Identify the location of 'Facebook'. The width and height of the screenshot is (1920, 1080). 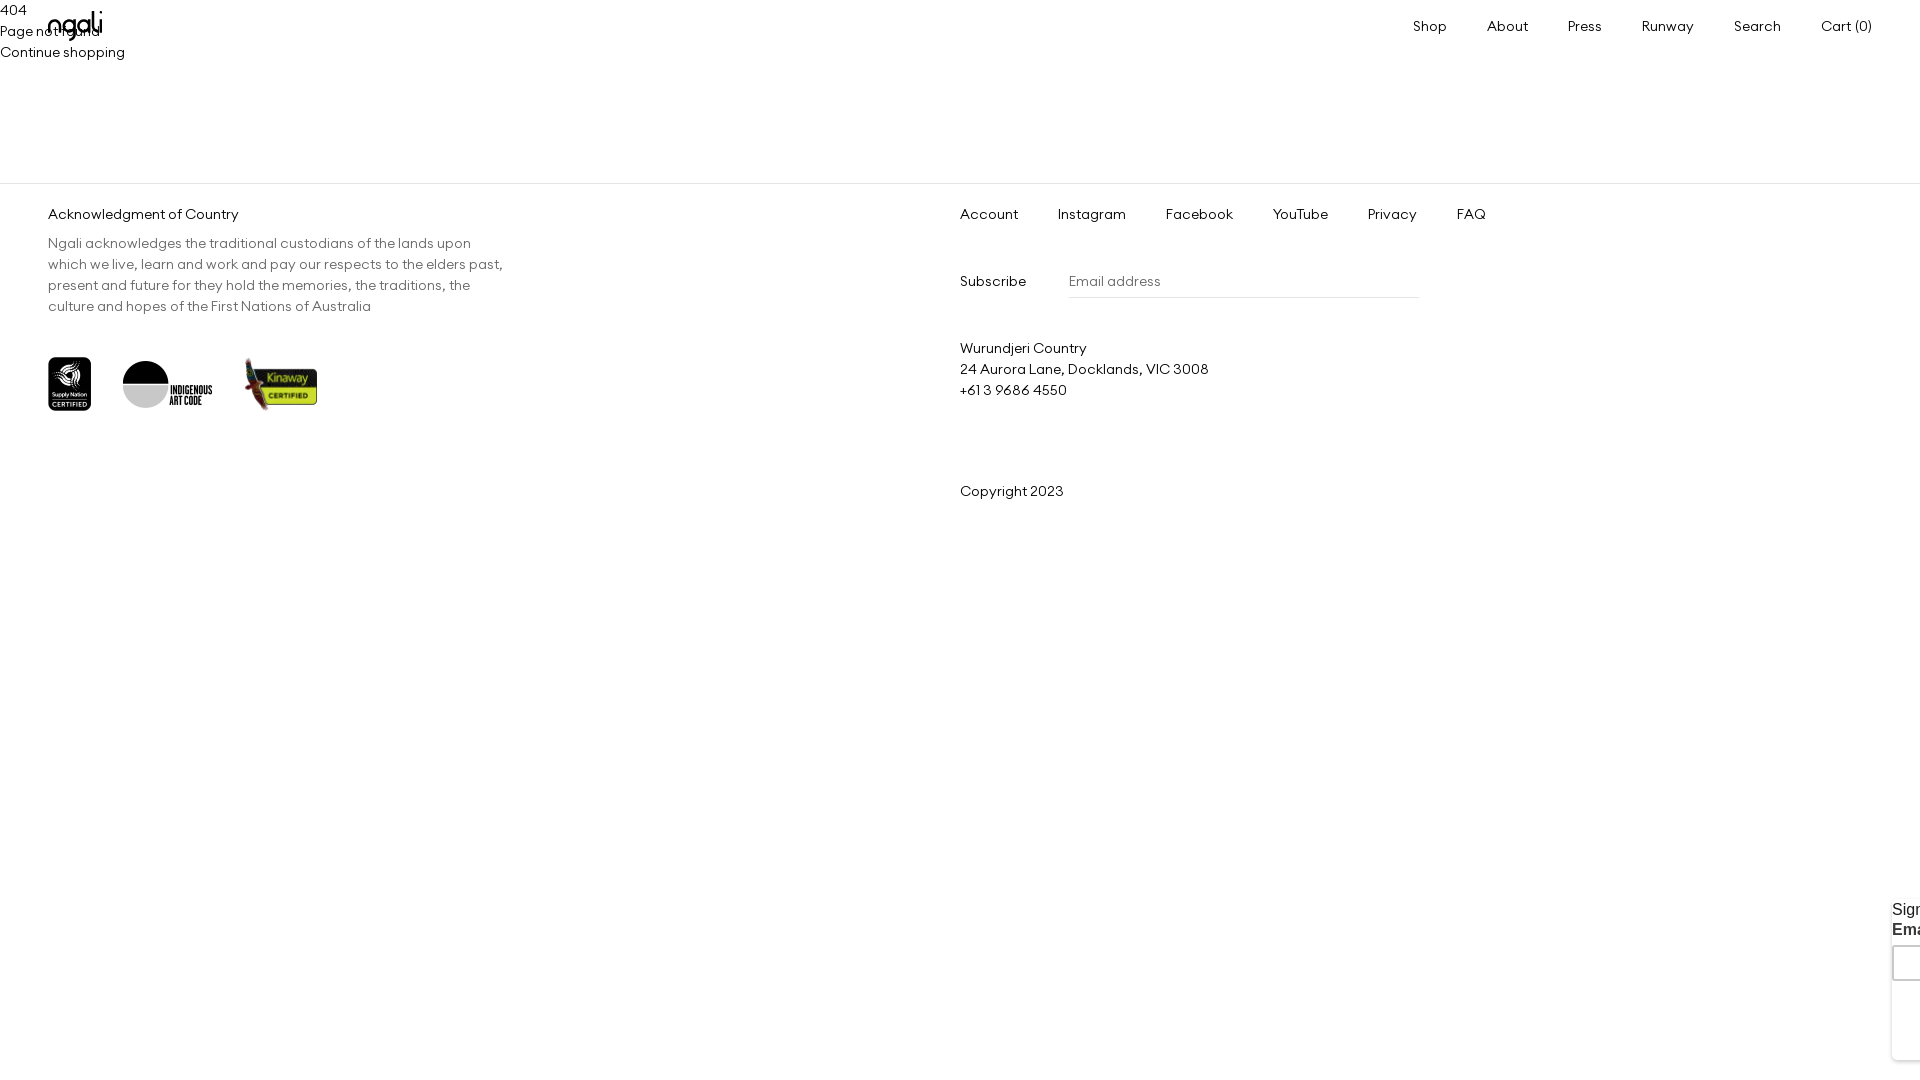
(1199, 214).